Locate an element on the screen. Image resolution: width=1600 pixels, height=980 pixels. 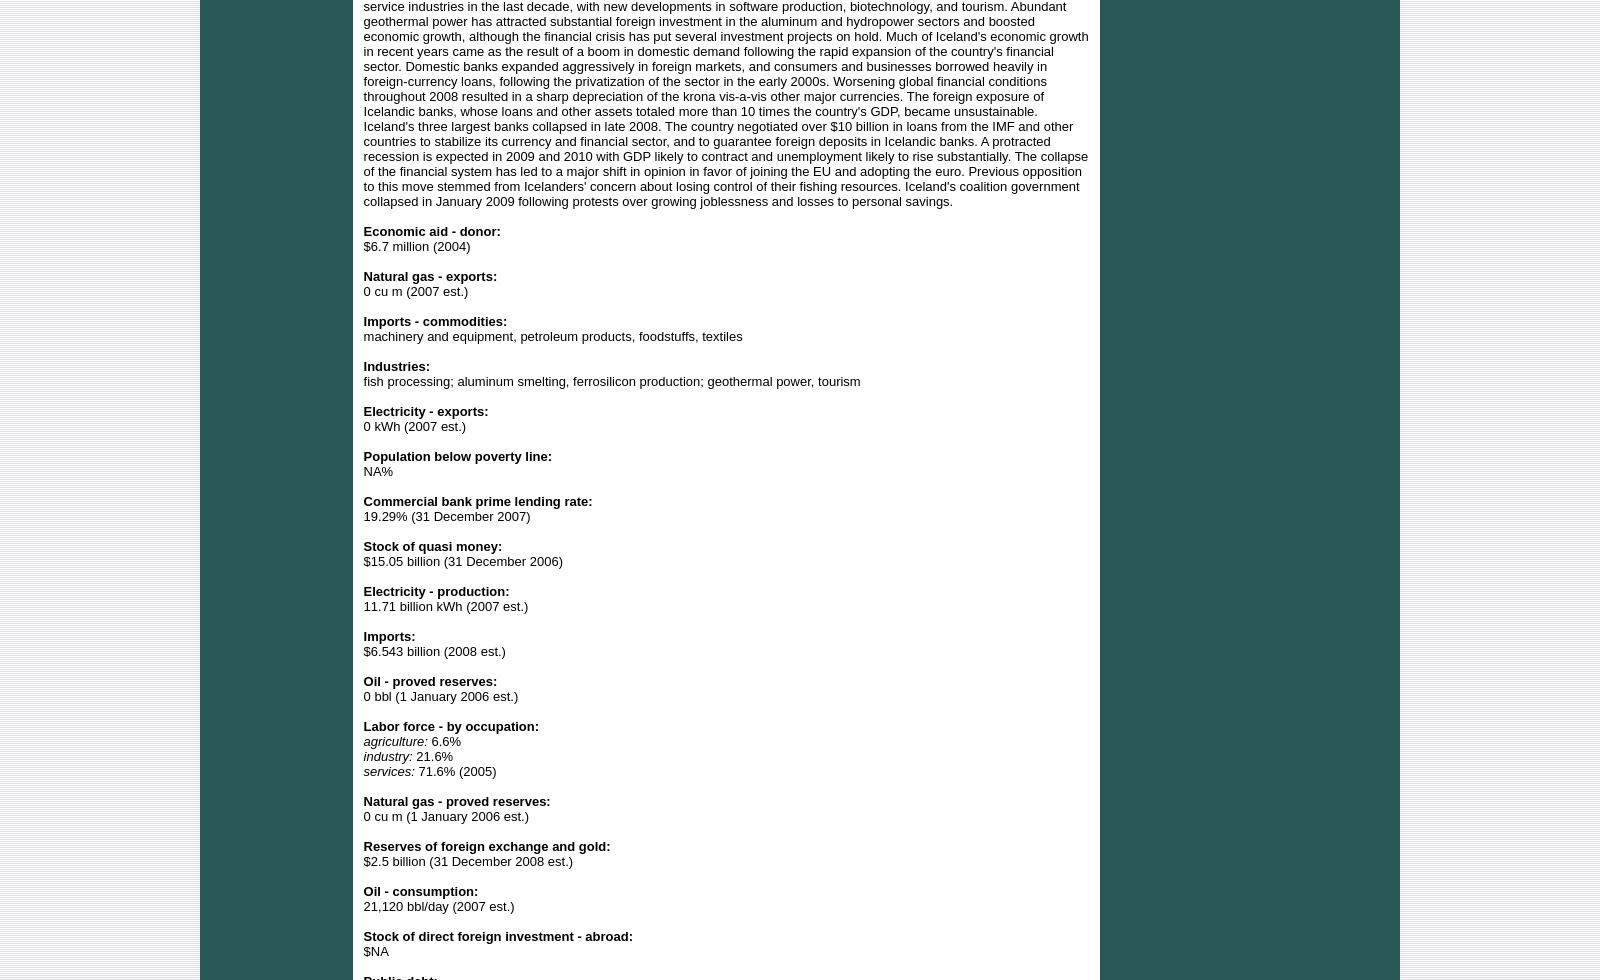
'Oil - consumption:' is located at coordinates (419, 890).